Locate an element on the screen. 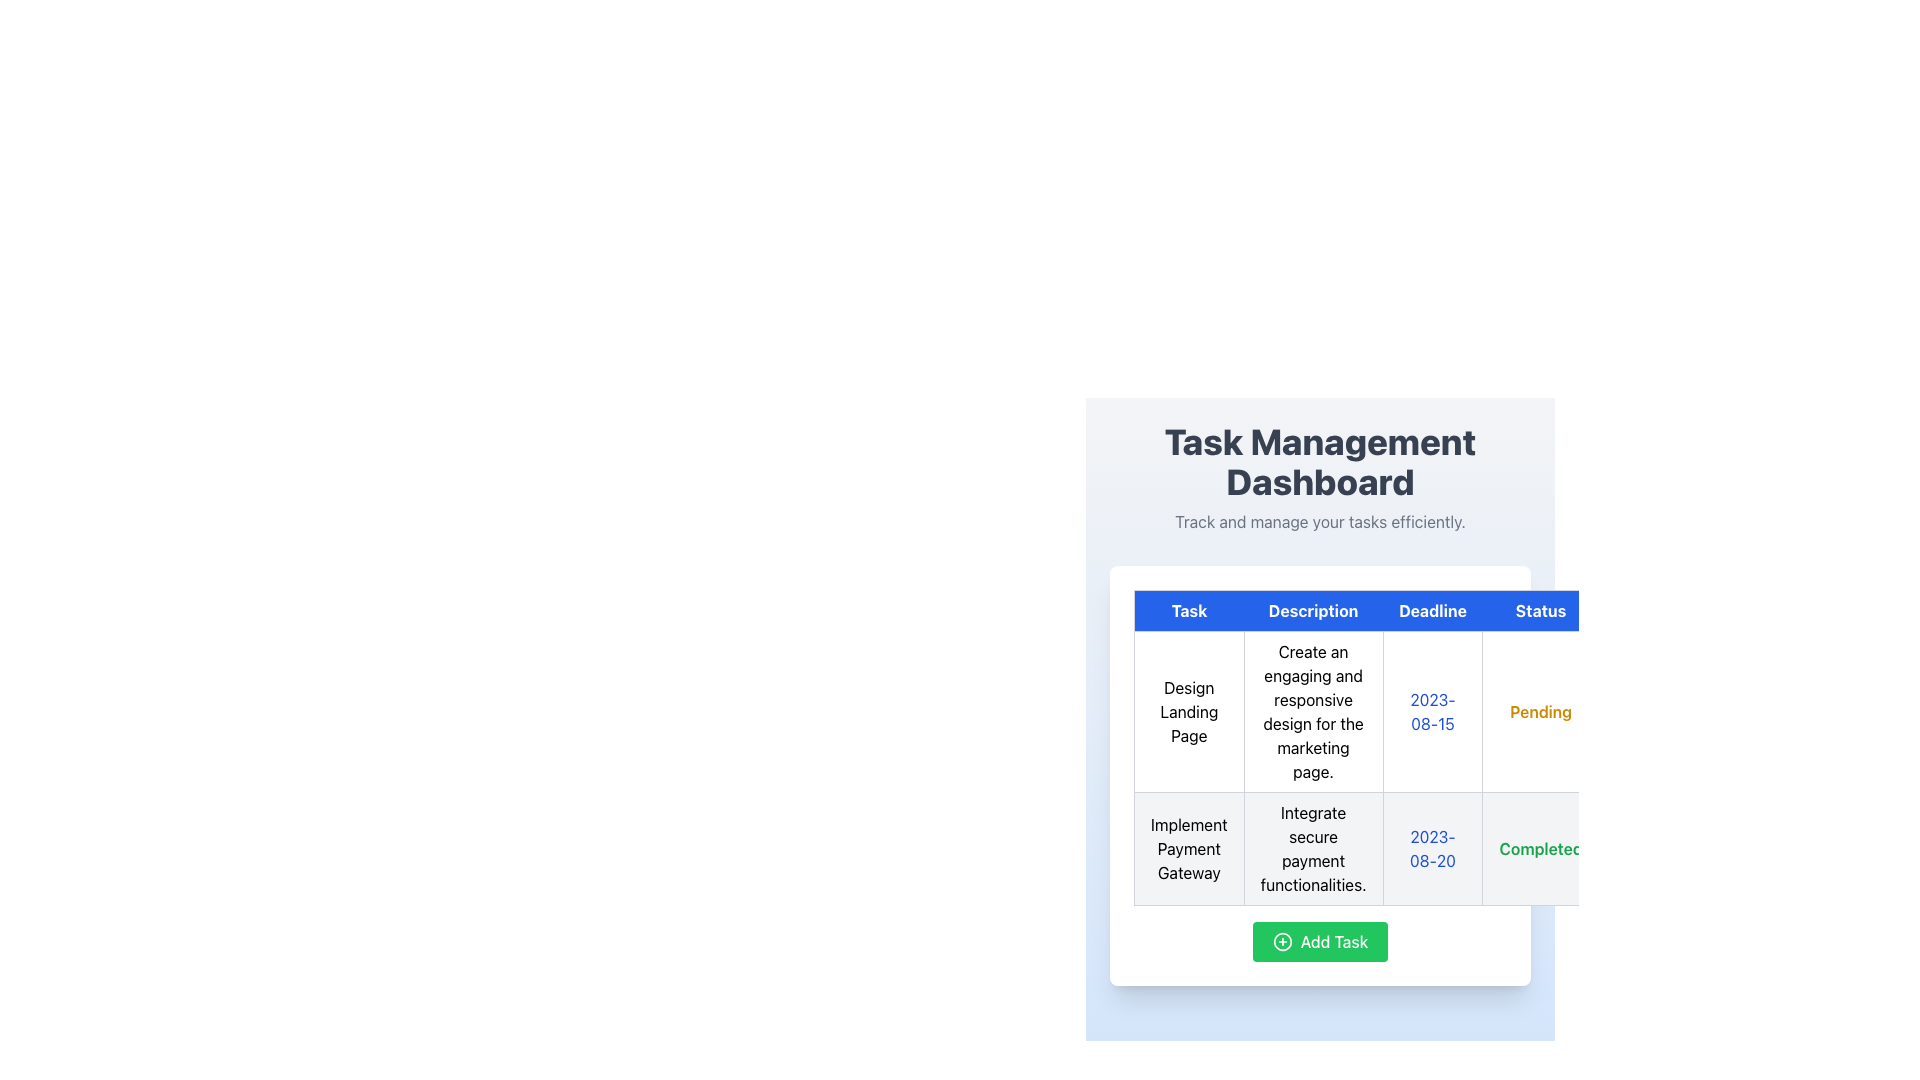 The width and height of the screenshot is (1920, 1080). the 'Add New Task' button located near the bottom center of the interface is located at coordinates (1320, 941).